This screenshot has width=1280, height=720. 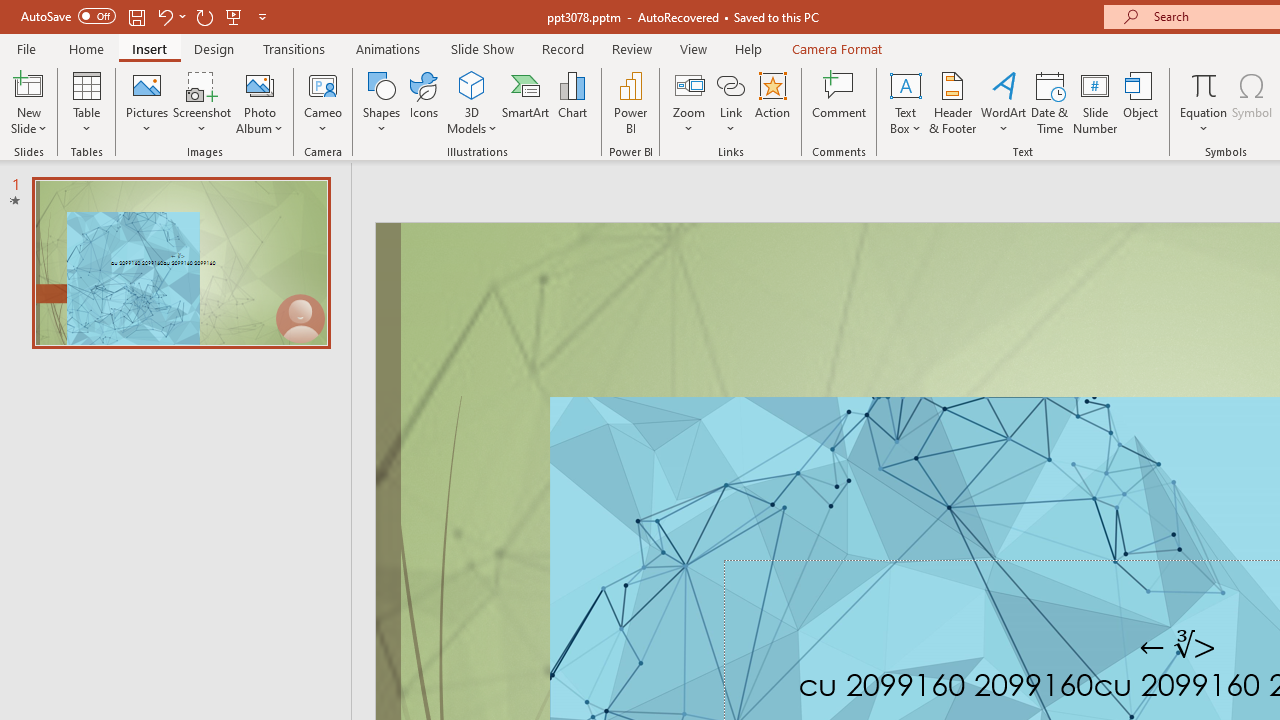 What do you see at coordinates (730, 84) in the screenshot?
I see `'Link'` at bounding box center [730, 84].